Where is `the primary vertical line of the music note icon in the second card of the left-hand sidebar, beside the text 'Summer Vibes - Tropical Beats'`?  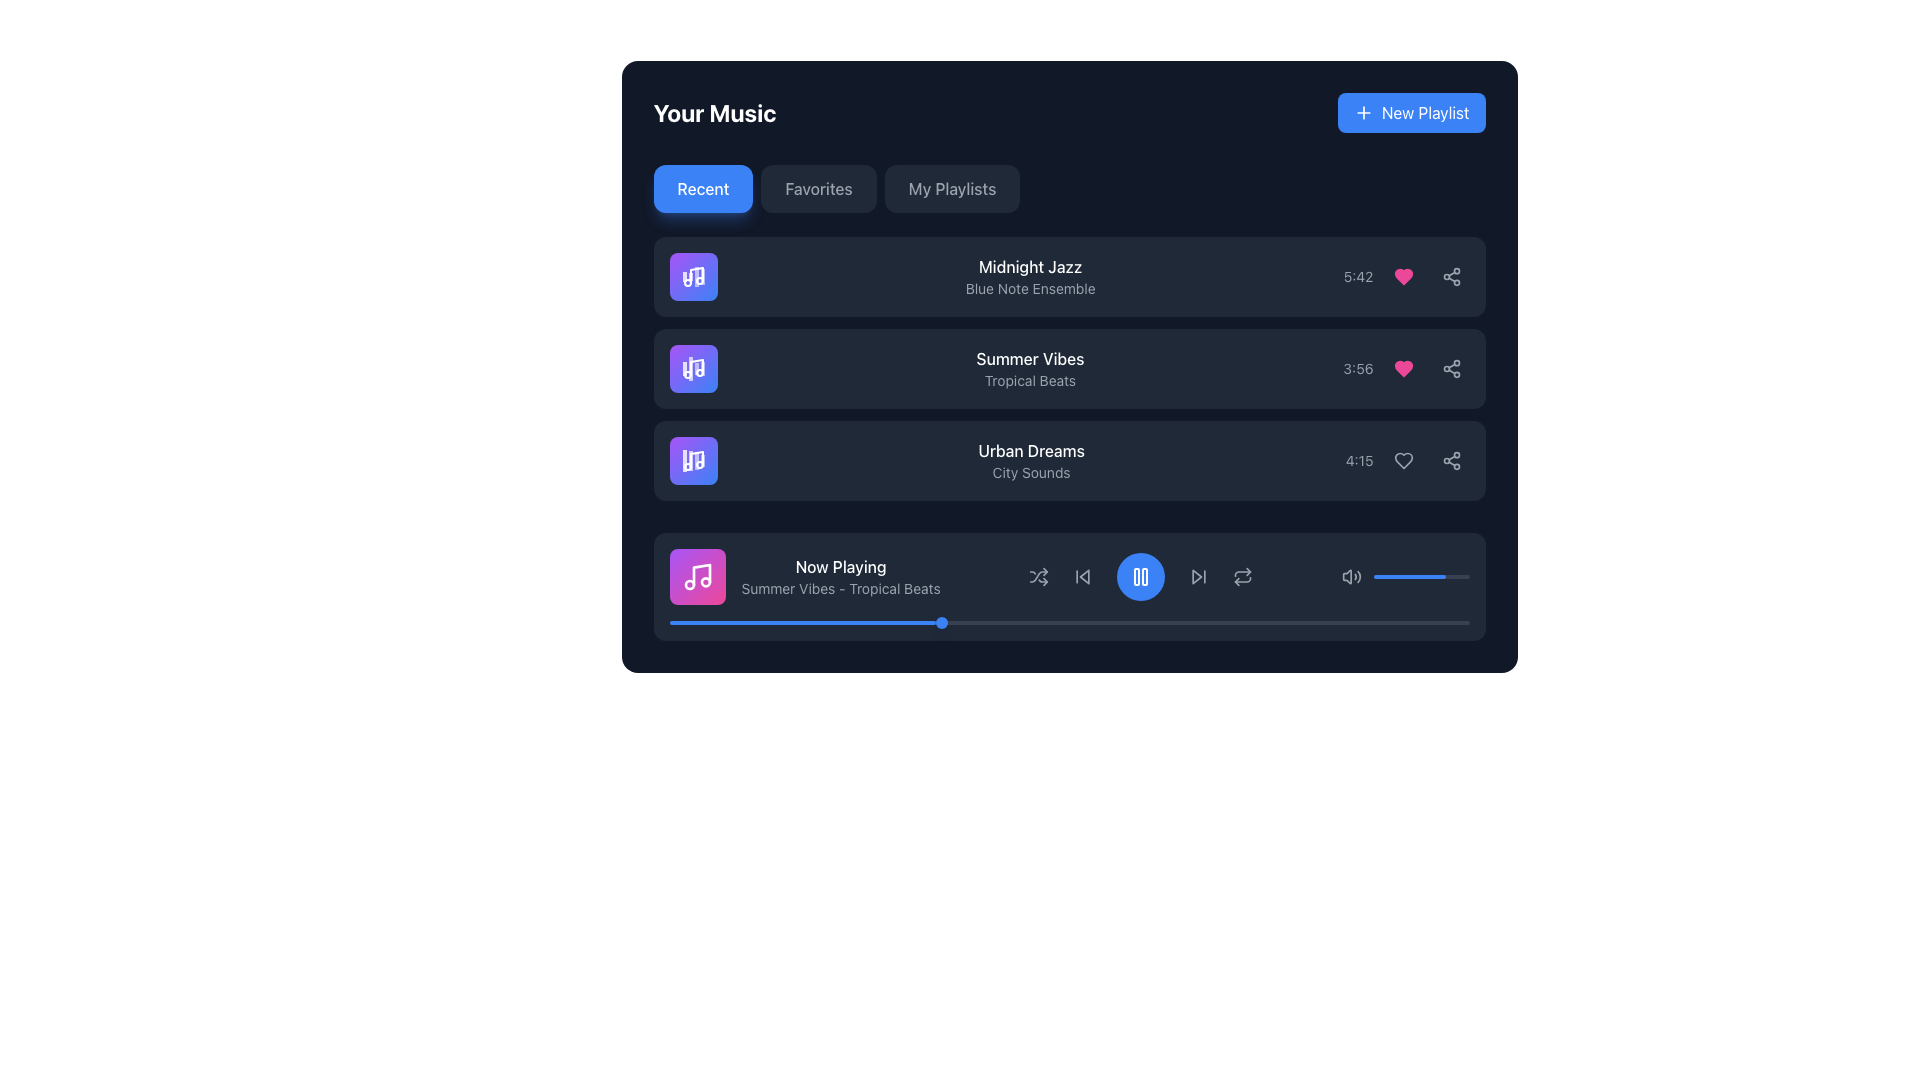 the primary vertical line of the music note icon in the second card of the left-hand sidebar, beside the text 'Summer Vibes - Tropical Beats' is located at coordinates (696, 367).